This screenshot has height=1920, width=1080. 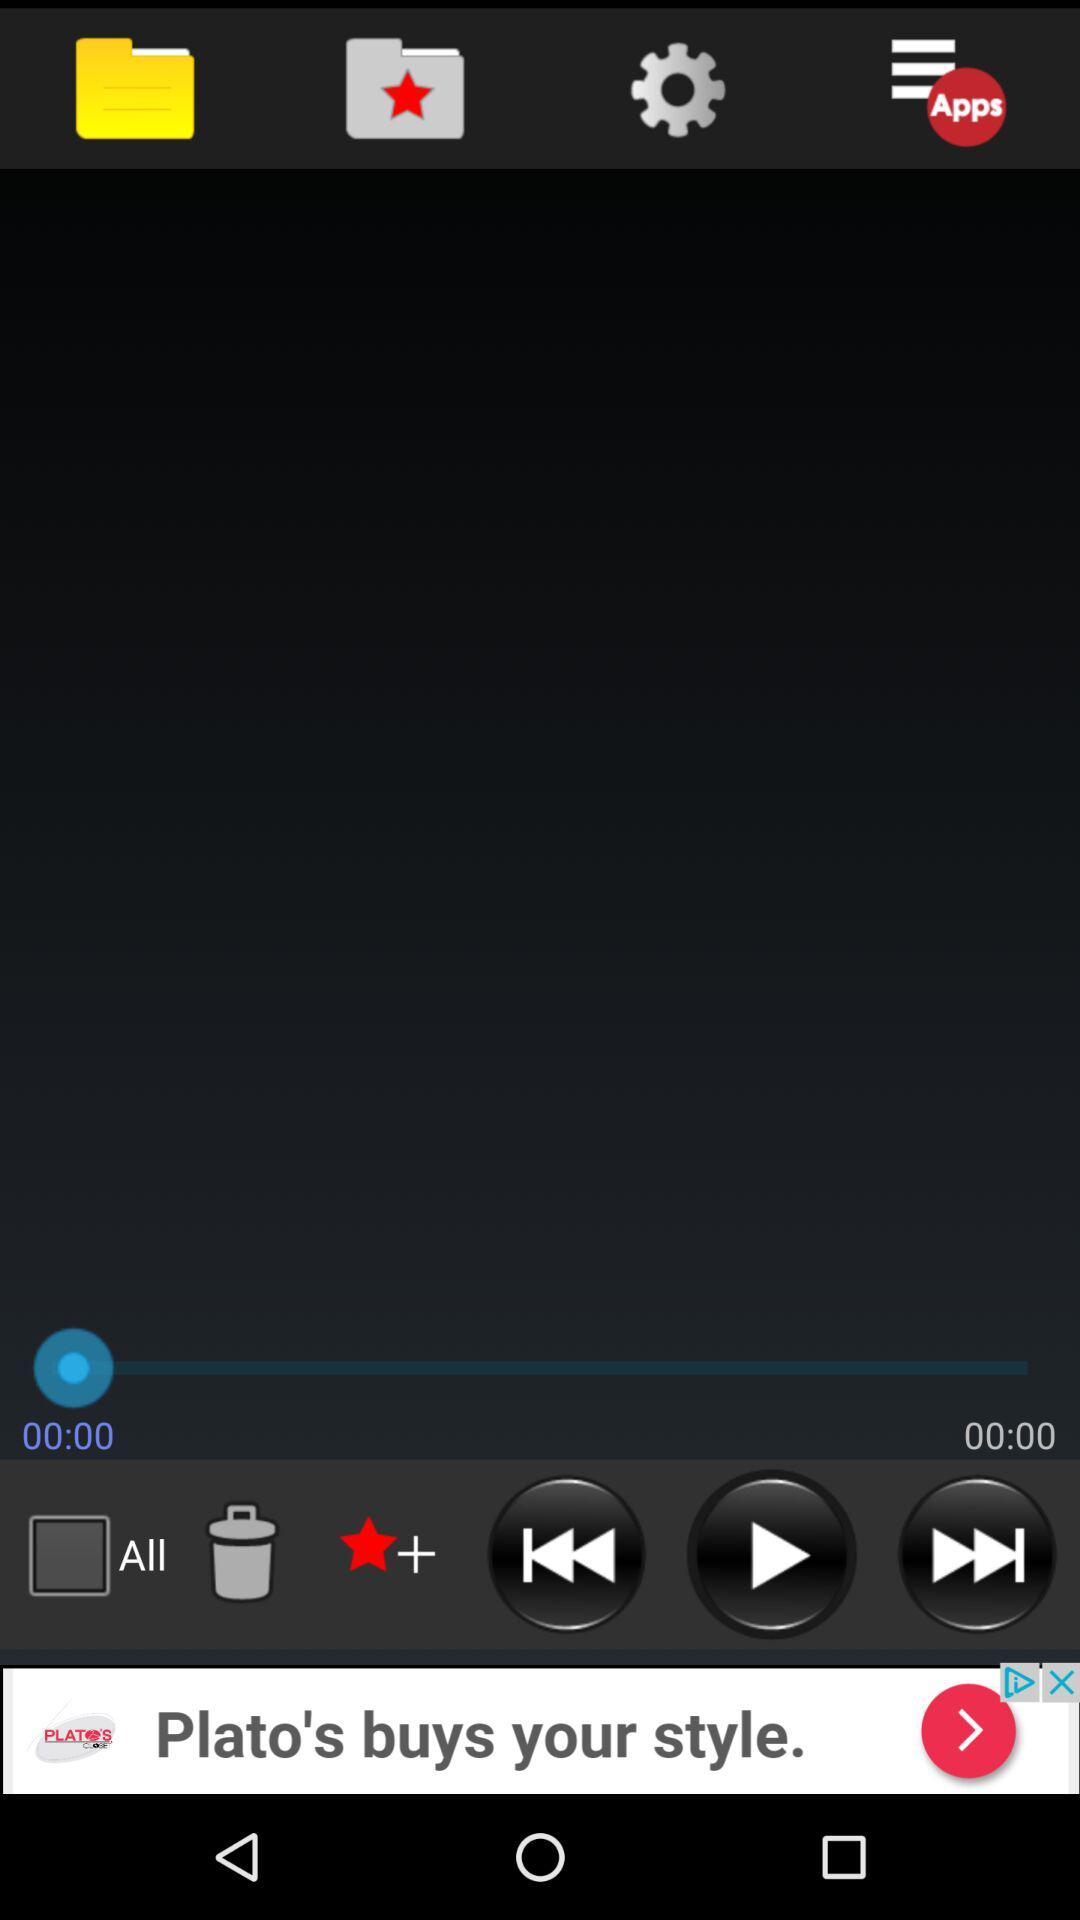 I want to click on beginning of audio, so click(x=566, y=1553).